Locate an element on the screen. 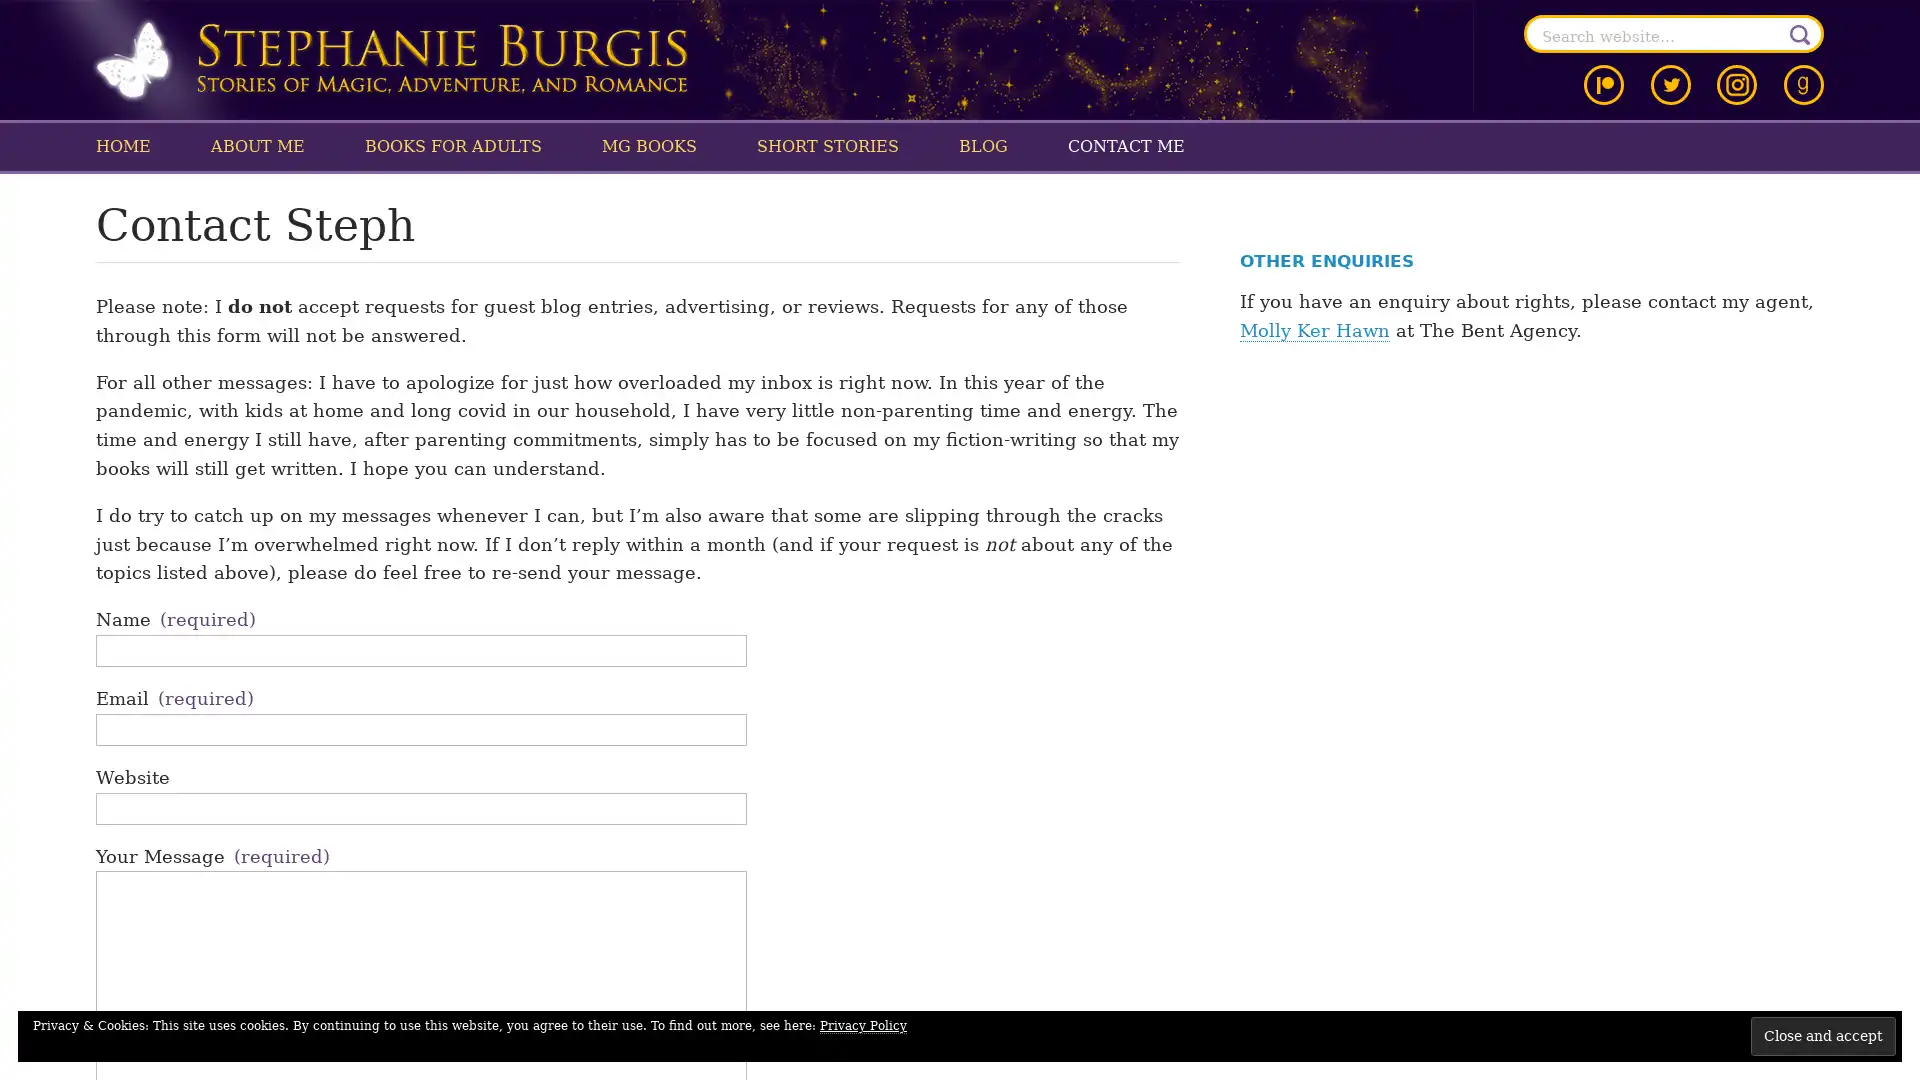  Search is located at coordinates (1800, 34).